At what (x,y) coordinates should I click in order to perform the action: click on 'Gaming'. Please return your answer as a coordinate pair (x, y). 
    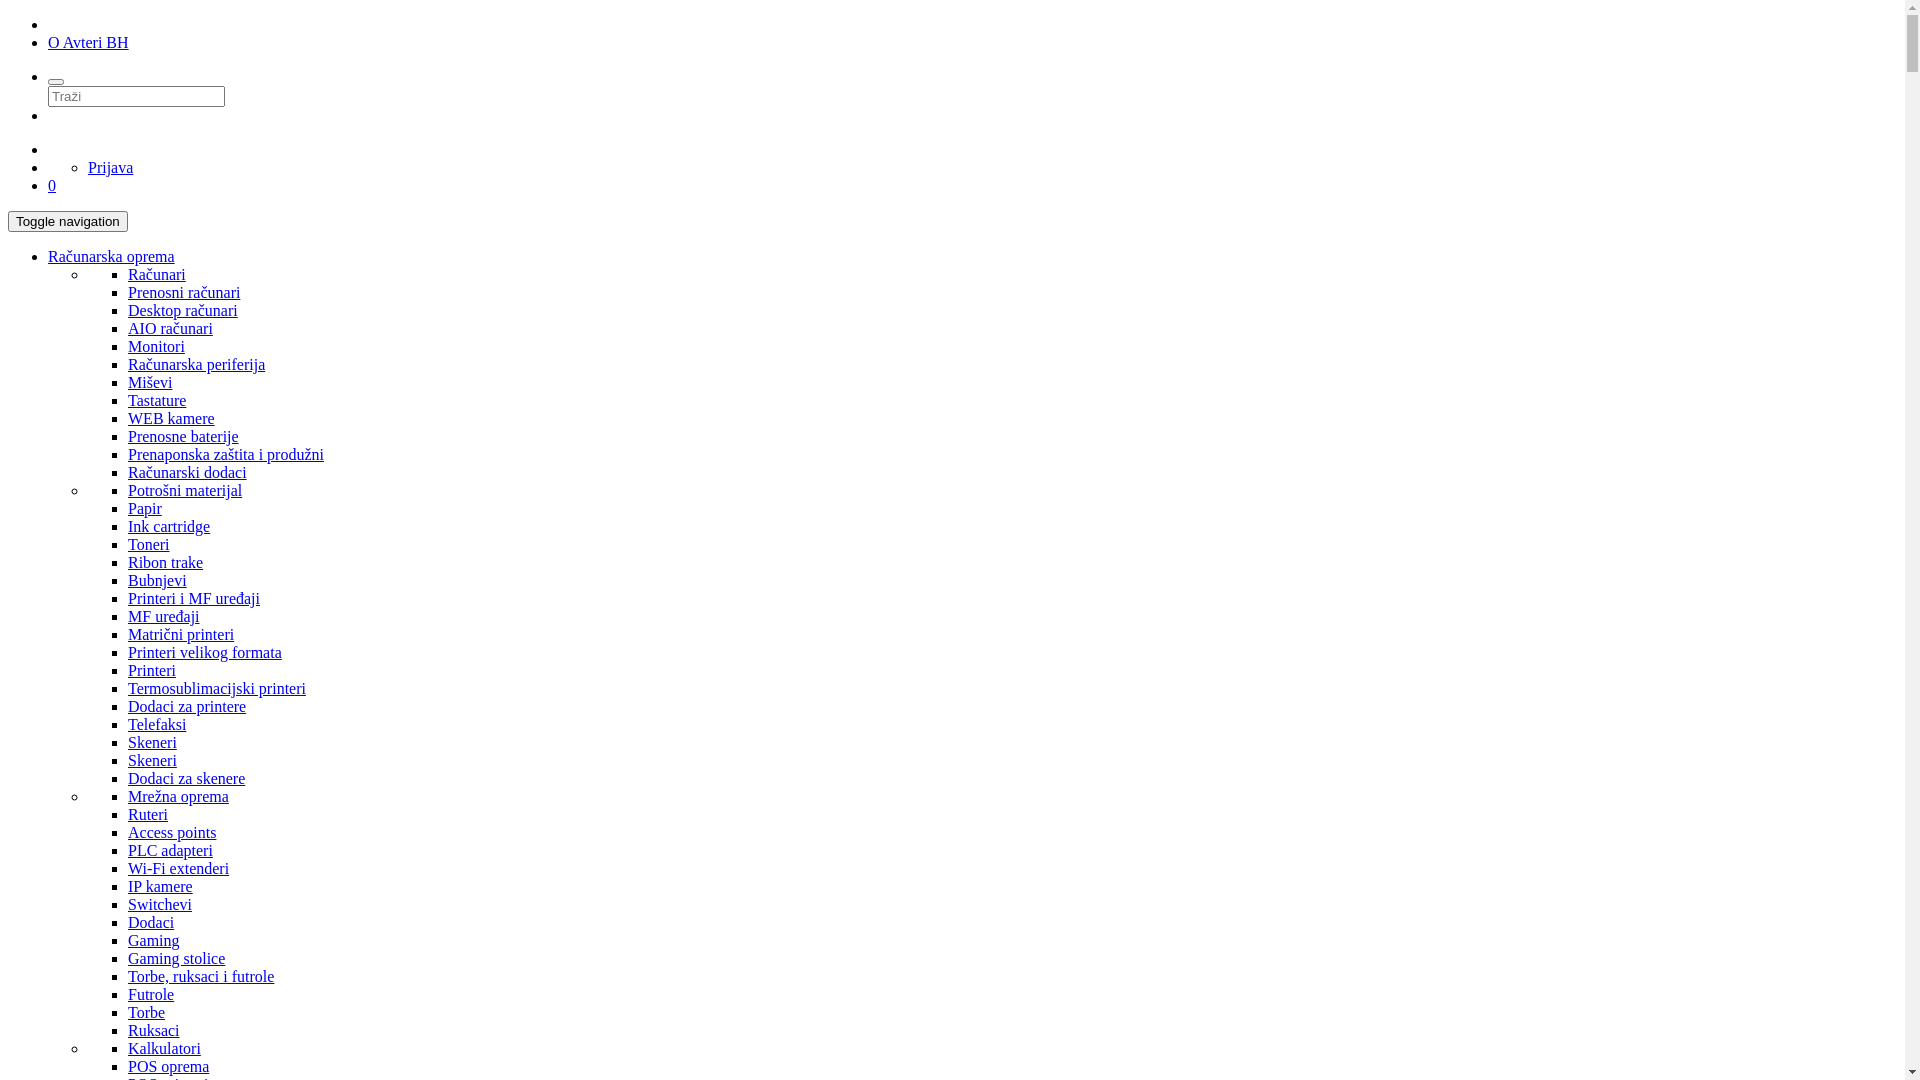
    Looking at the image, I should click on (127, 940).